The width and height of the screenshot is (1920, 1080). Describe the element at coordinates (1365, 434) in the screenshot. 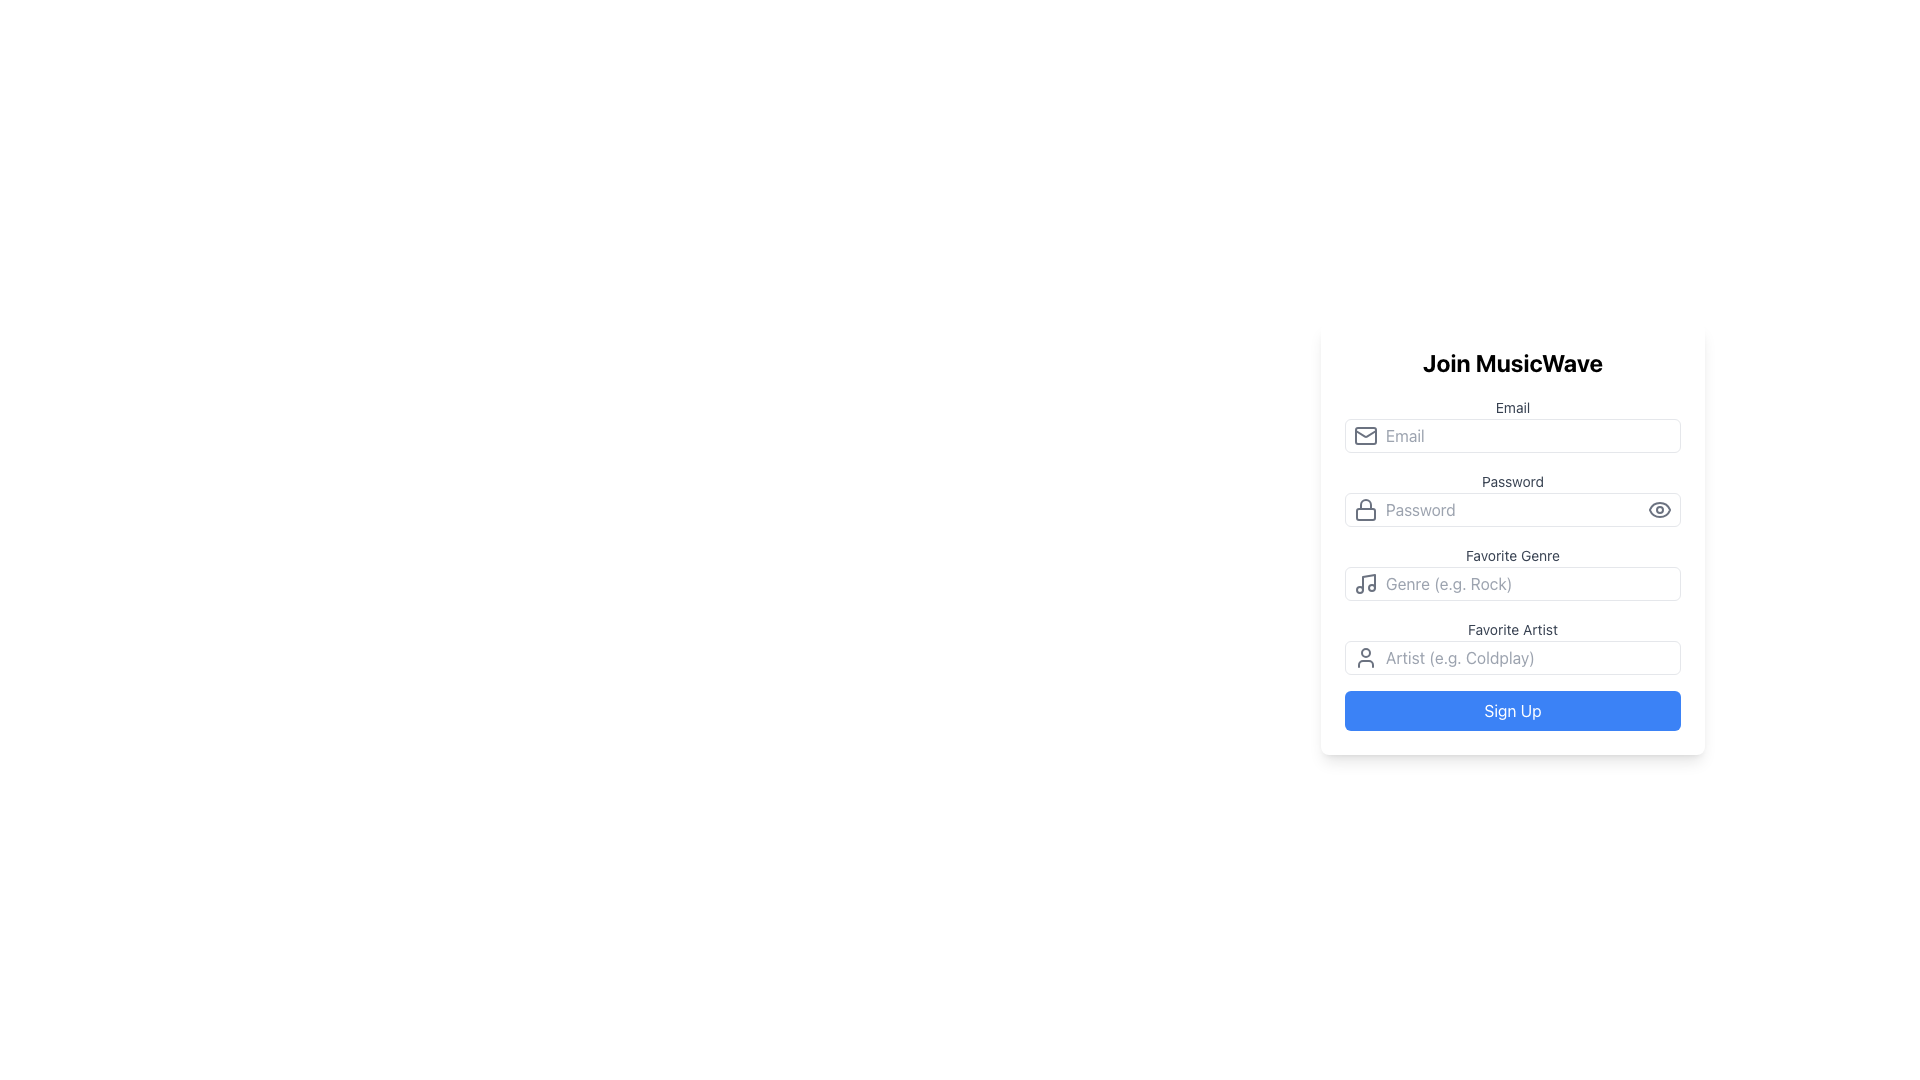

I see `the gray rectangular envelope outline icon that is part of the email icon, located to the left of the 'Email' input field` at that location.